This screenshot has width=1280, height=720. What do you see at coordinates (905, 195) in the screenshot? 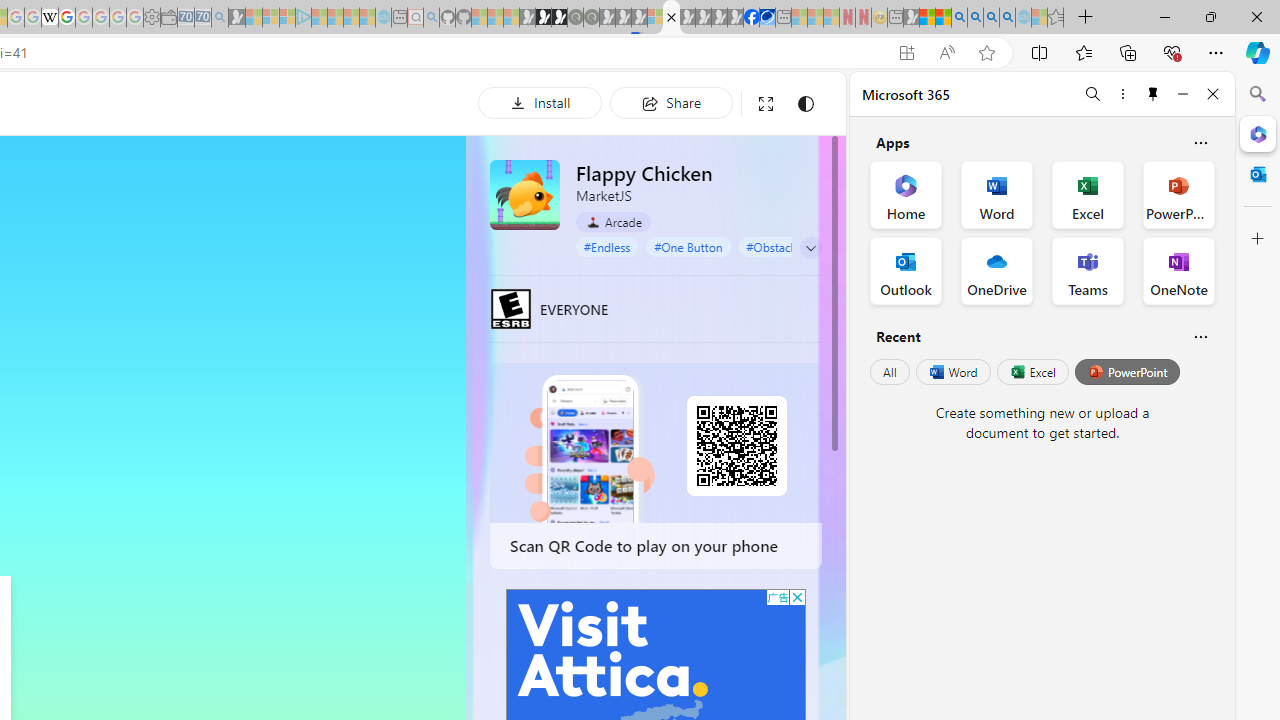
I see `'Home Office App'` at bounding box center [905, 195].